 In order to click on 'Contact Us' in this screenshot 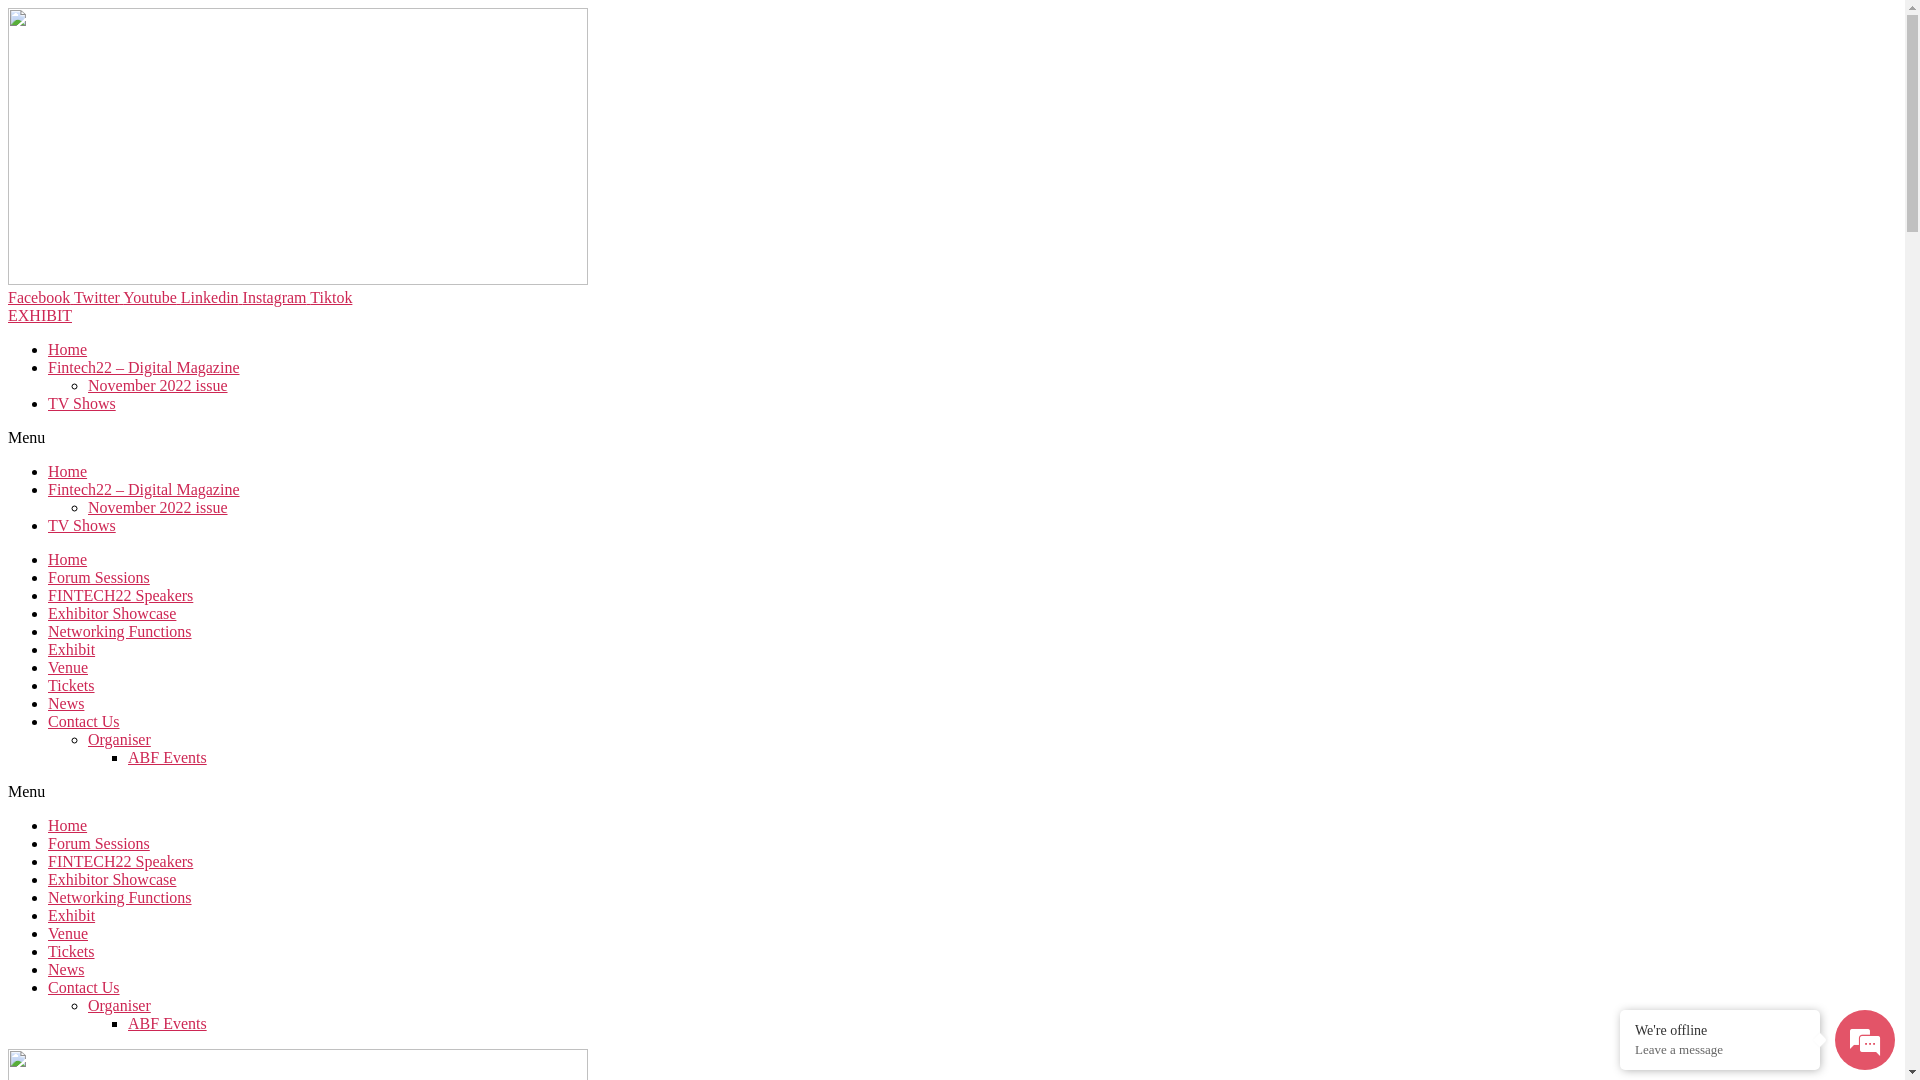, I will do `click(82, 721)`.